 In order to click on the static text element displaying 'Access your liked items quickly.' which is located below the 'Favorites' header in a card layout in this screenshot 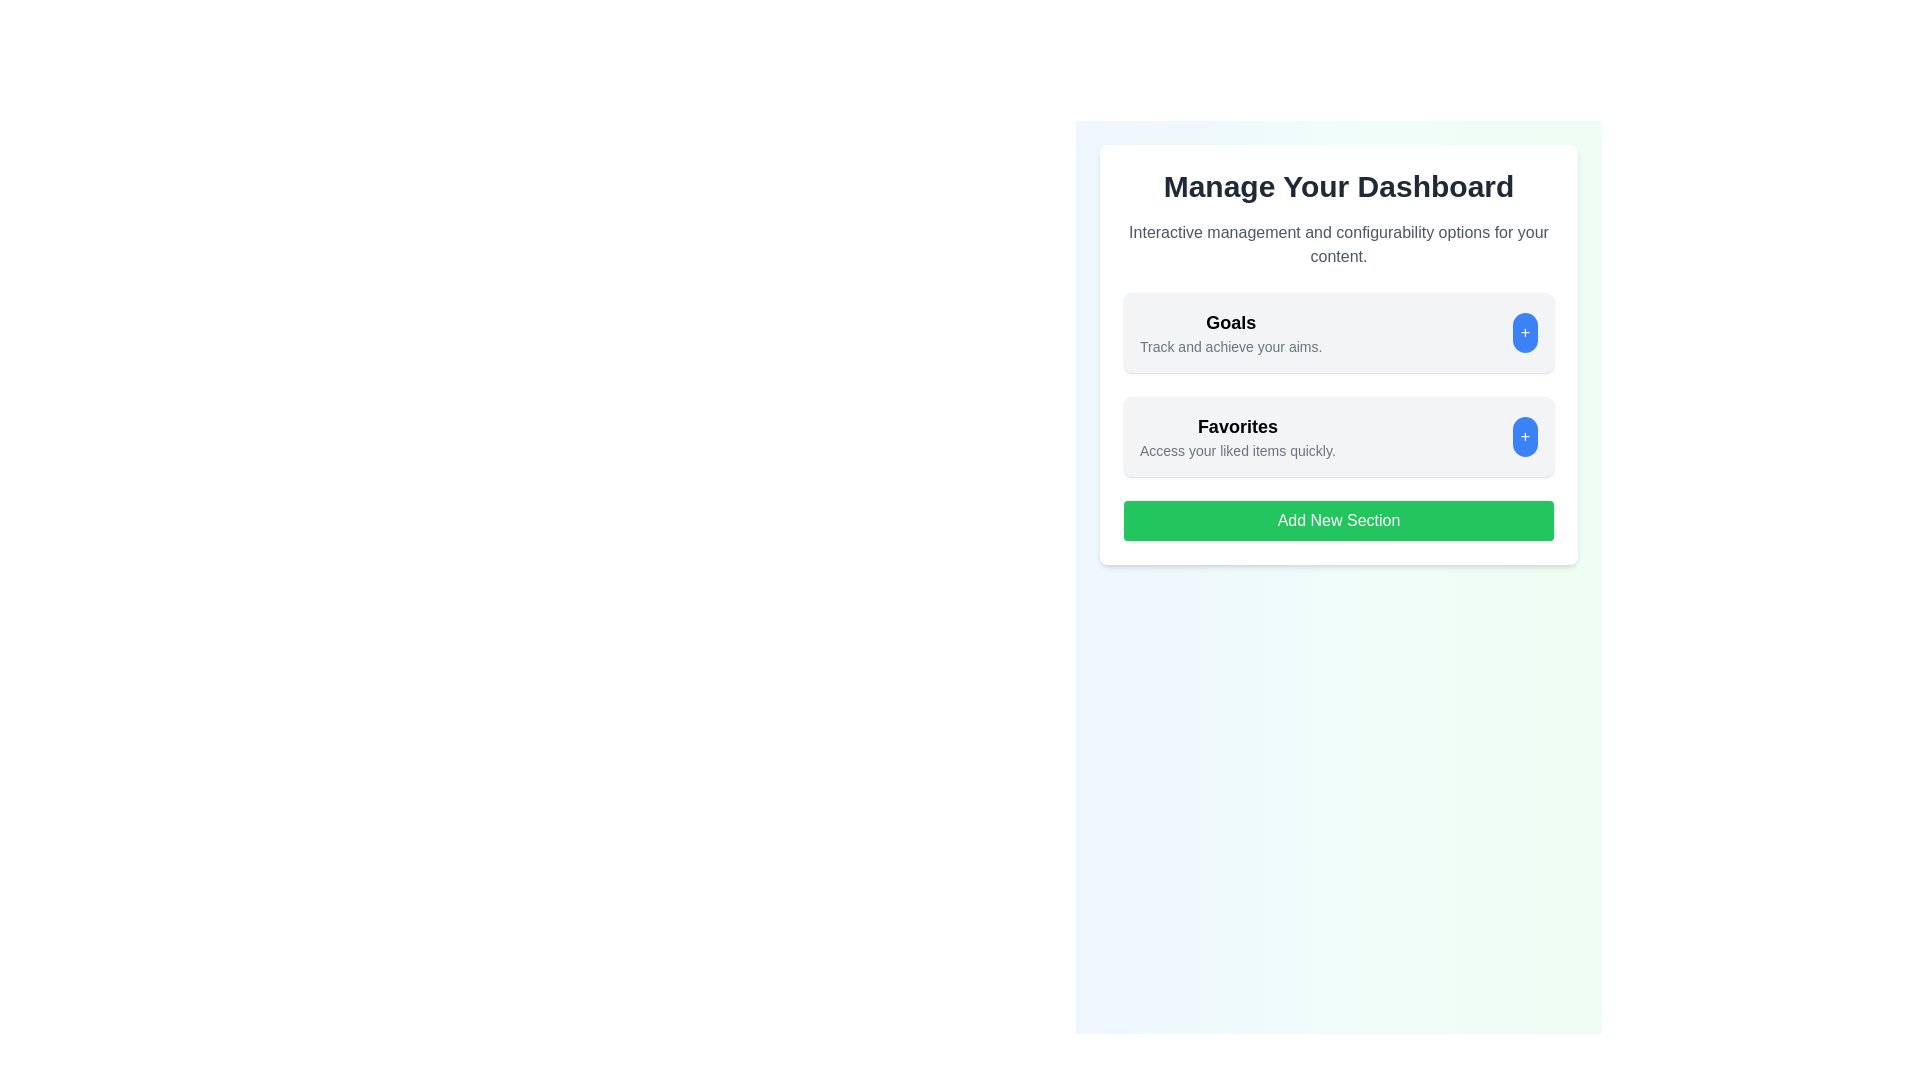, I will do `click(1236, 451)`.